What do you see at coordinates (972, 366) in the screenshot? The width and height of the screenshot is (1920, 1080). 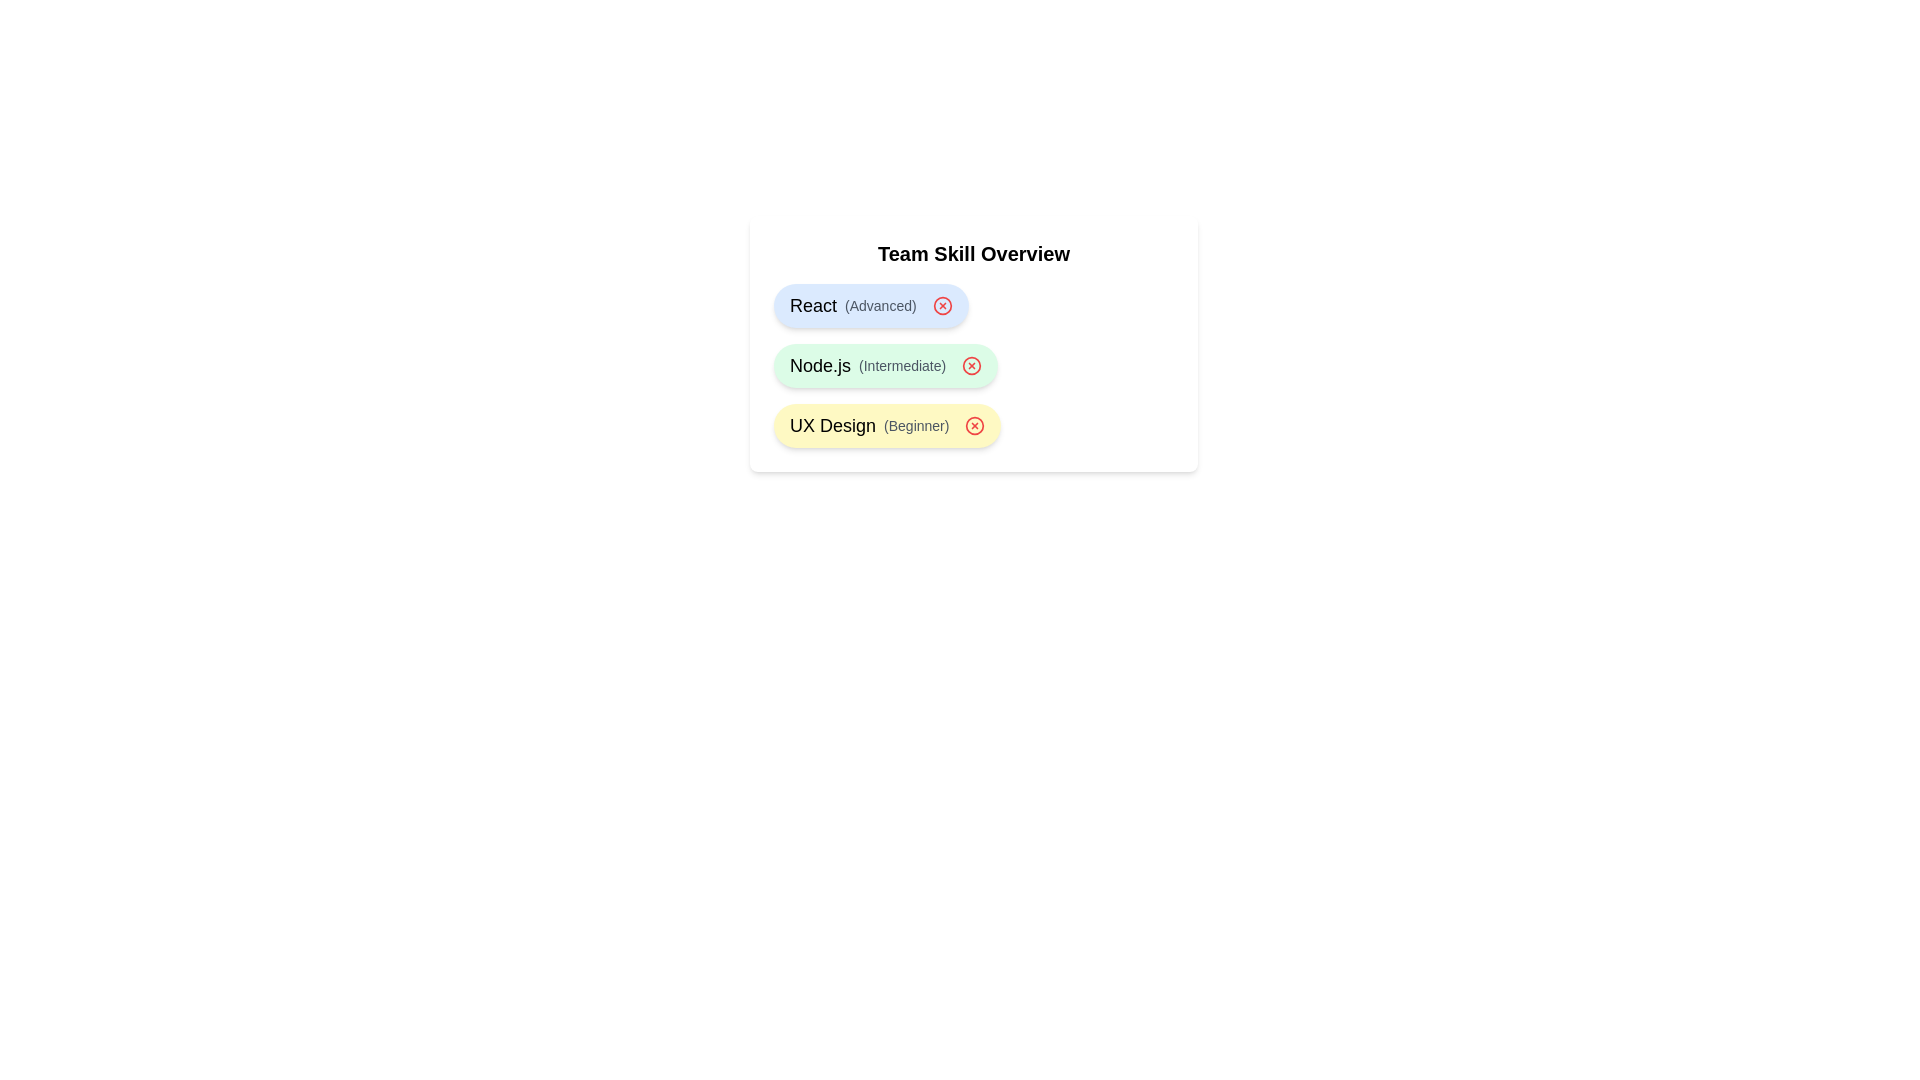 I see `delete button for the skill Node.js` at bounding box center [972, 366].